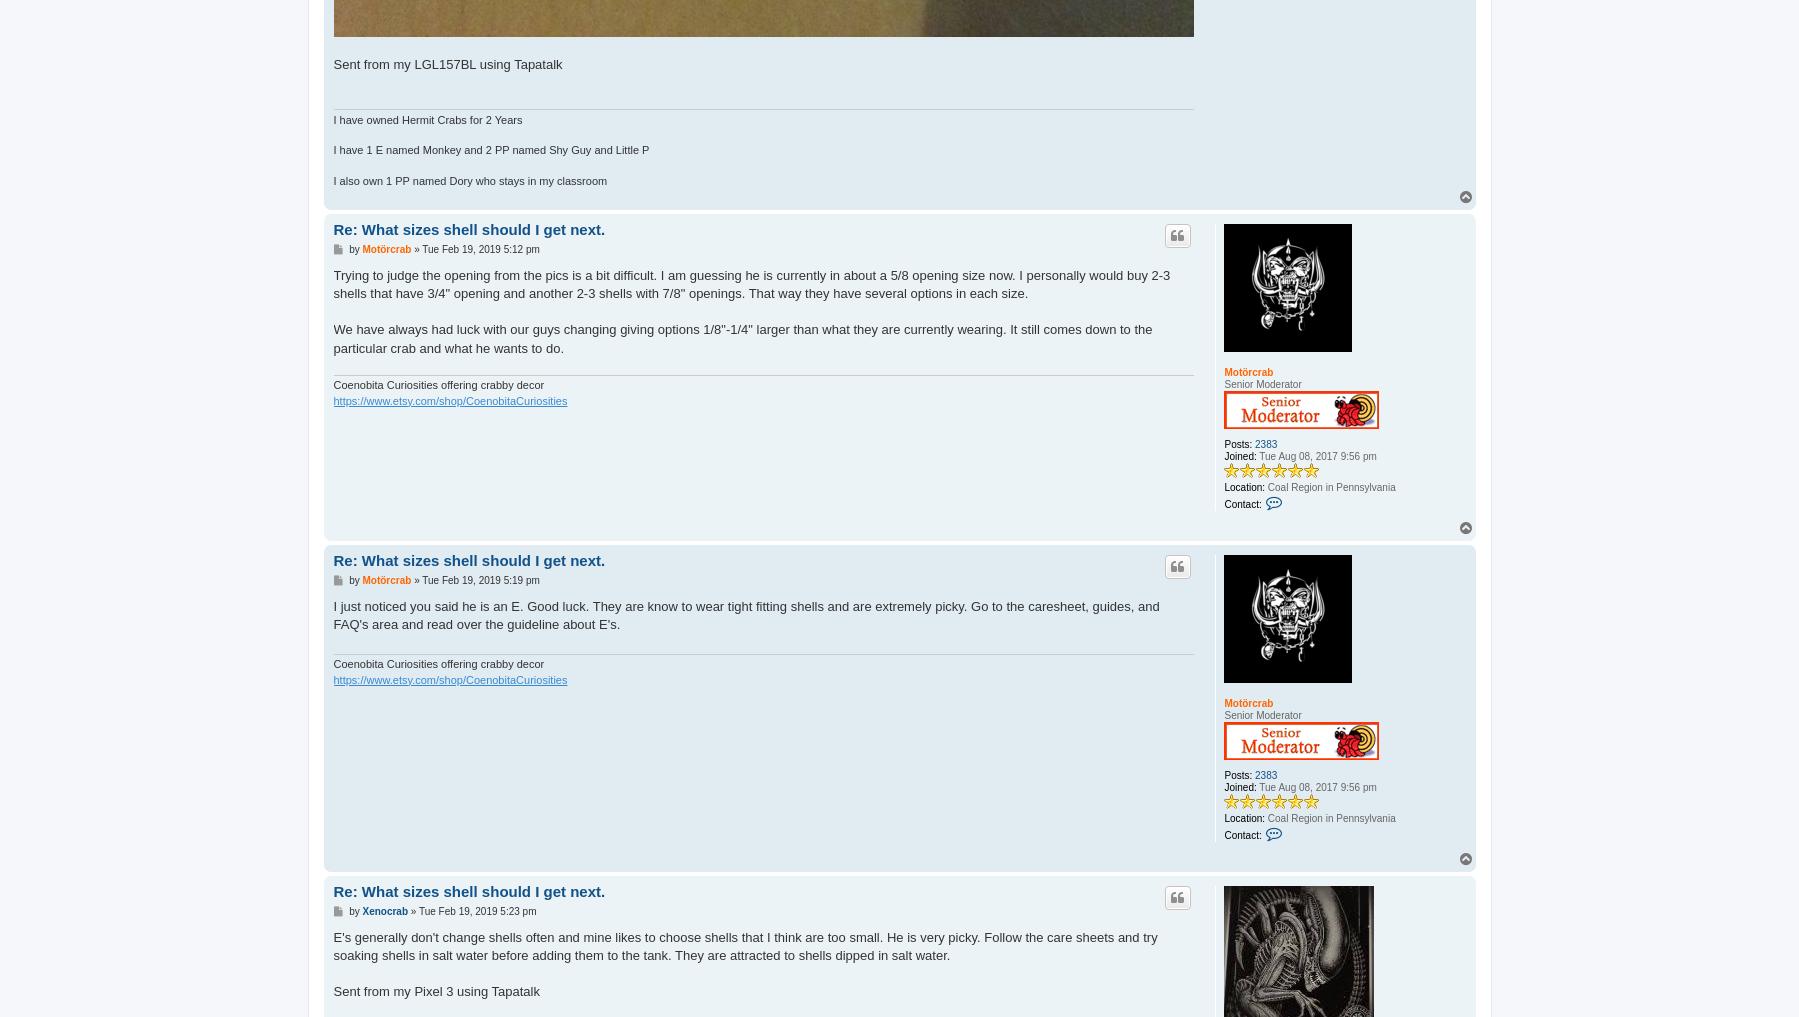  What do you see at coordinates (436, 991) in the screenshot?
I see `'Sent from my Pixel 3 using Tapatalk'` at bounding box center [436, 991].